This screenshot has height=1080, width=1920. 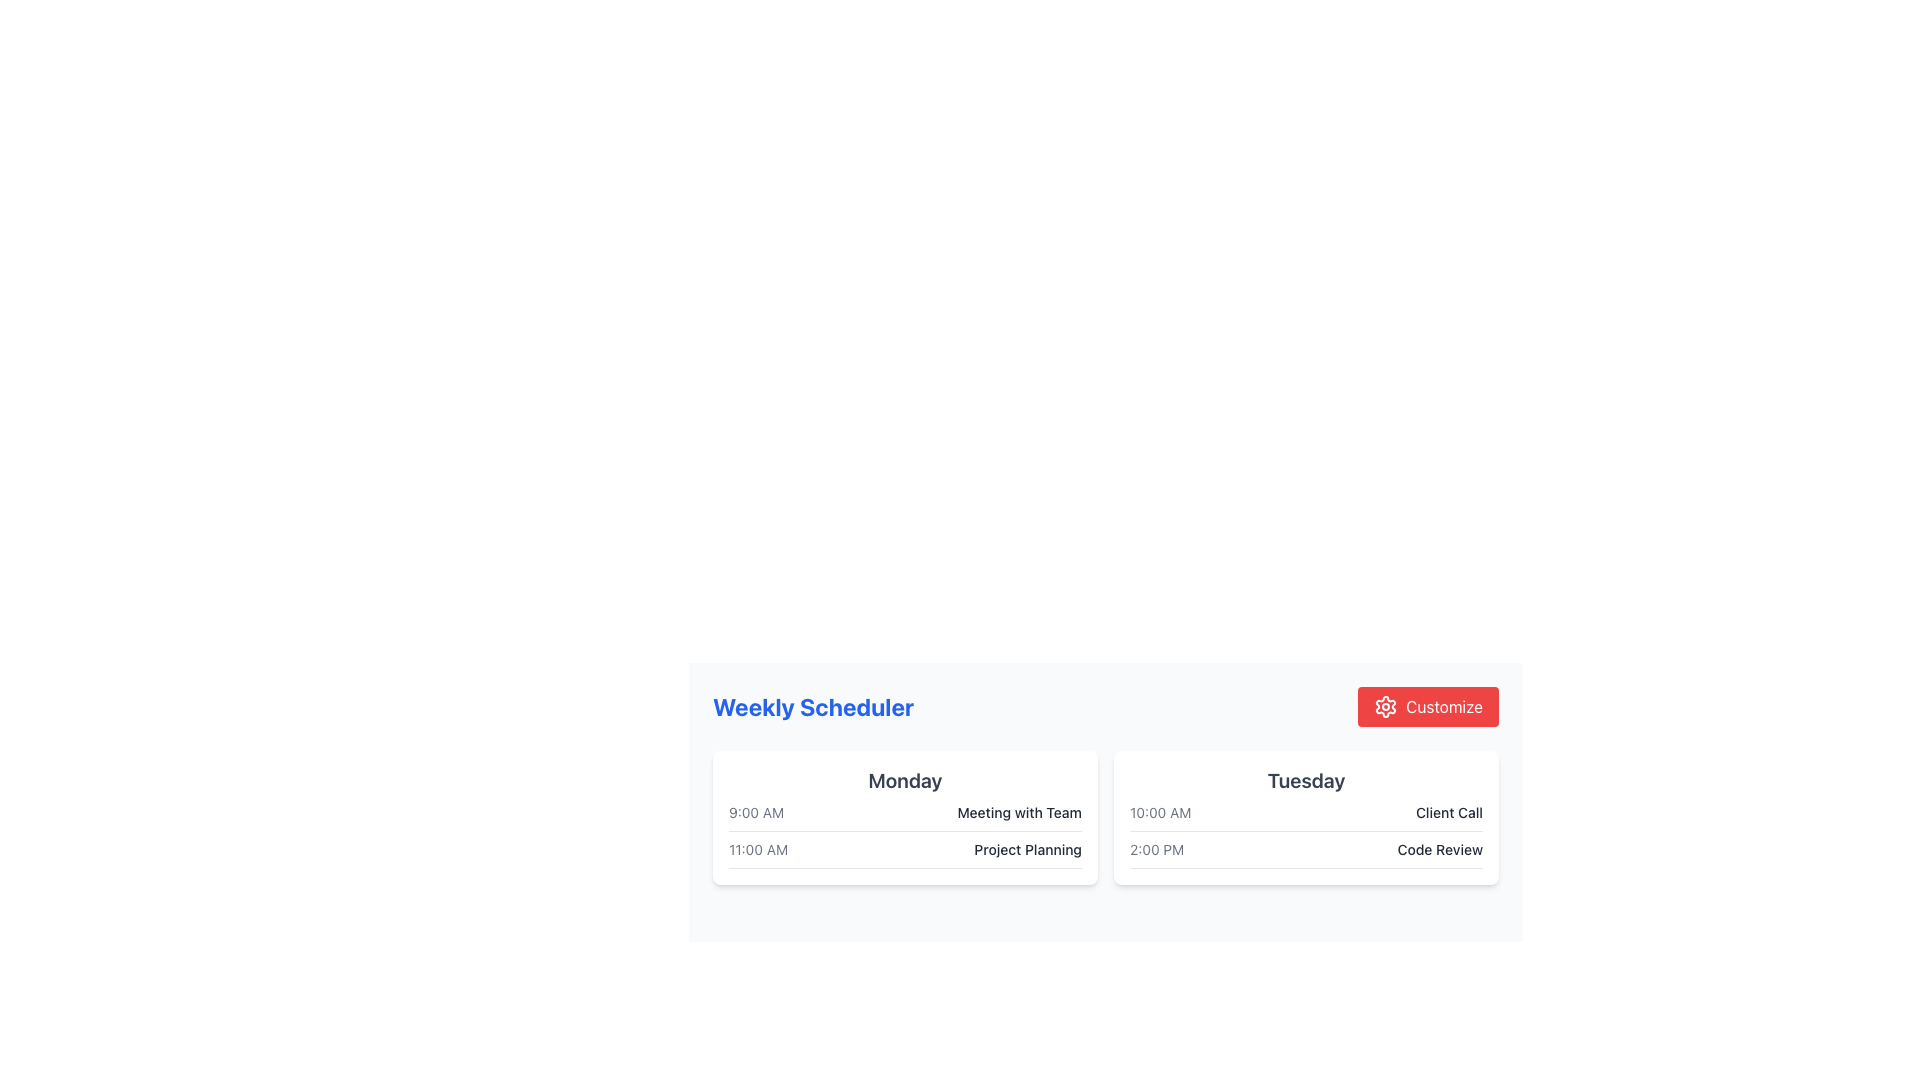 What do you see at coordinates (755, 813) in the screenshot?
I see `text displayed in the small gray text label showing '9:00 AM' located at the top-left corner of the 'Monday' card in the Weekly Scheduler section` at bounding box center [755, 813].